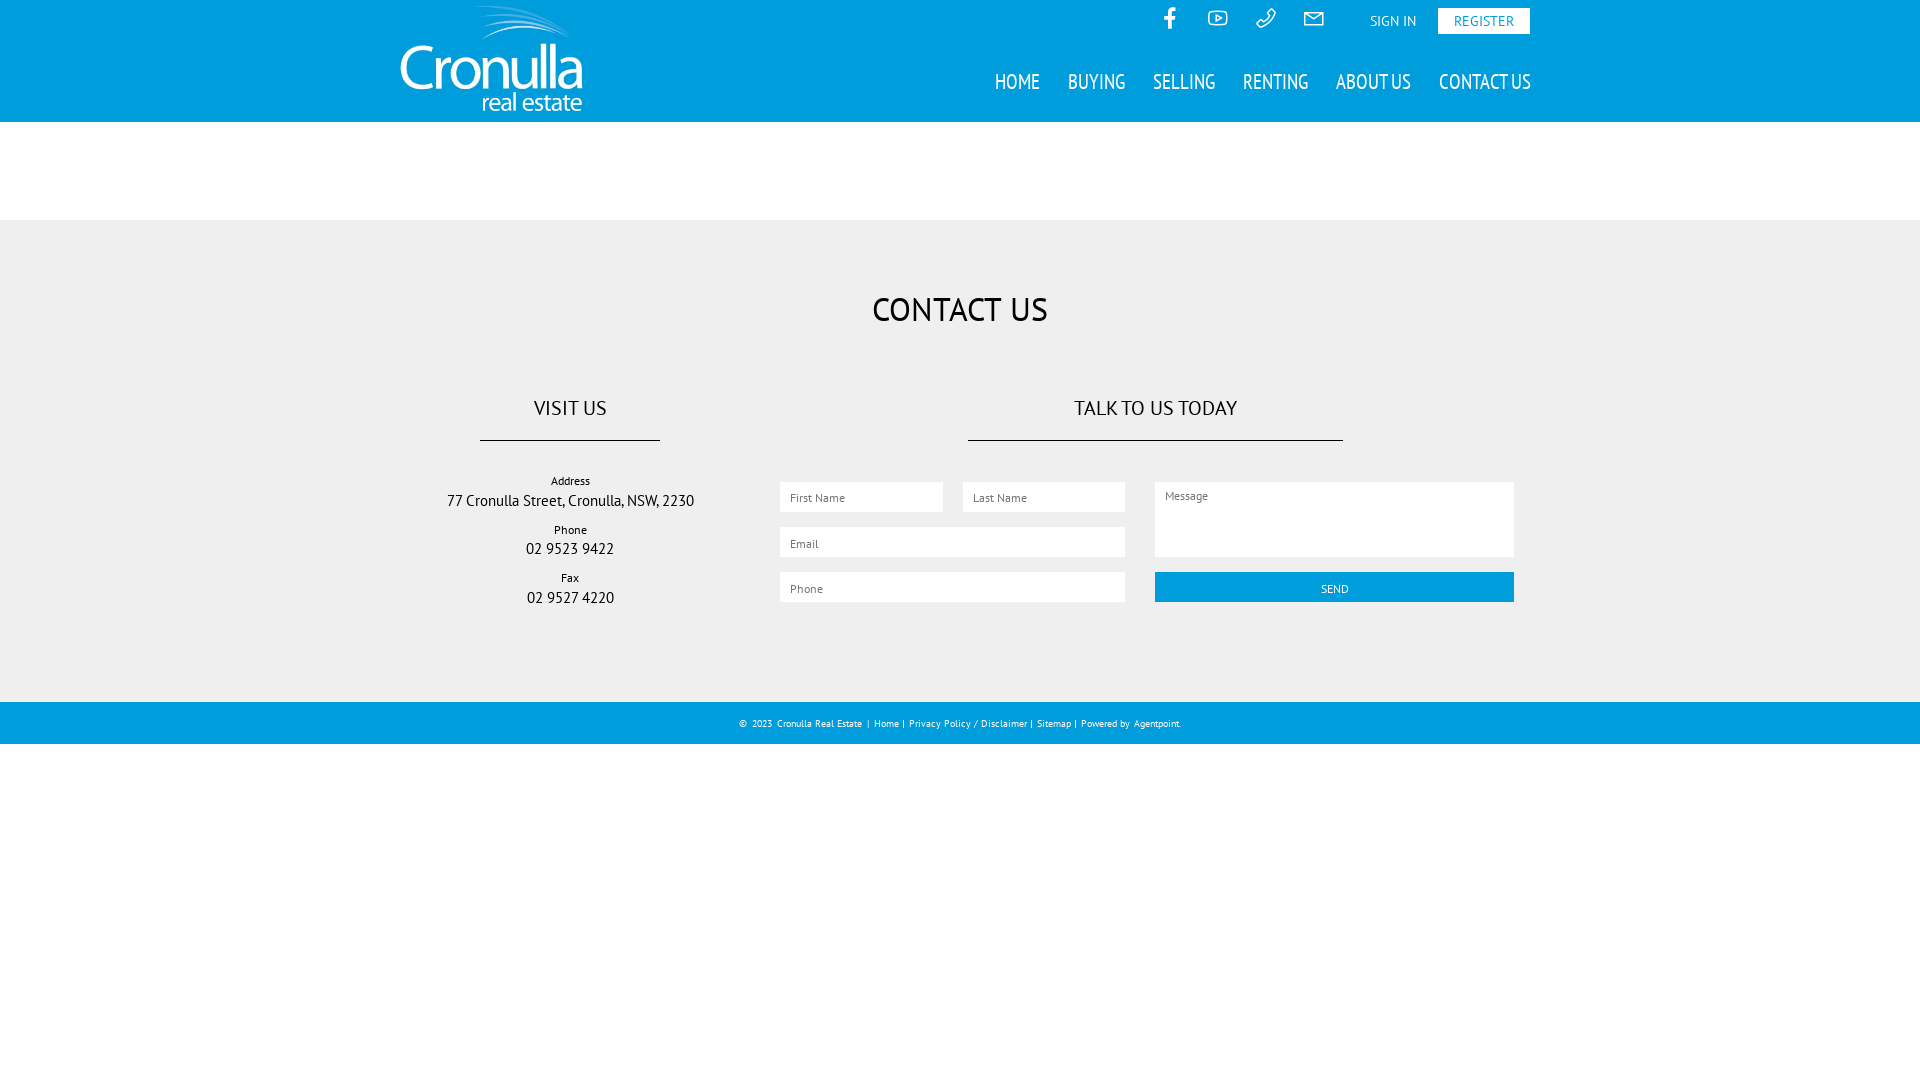 The width and height of the screenshot is (1920, 1080). What do you see at coordinates (1184, 80) in the screenshot?
I see `'SELLING'` at bounding box center [1184, 80].